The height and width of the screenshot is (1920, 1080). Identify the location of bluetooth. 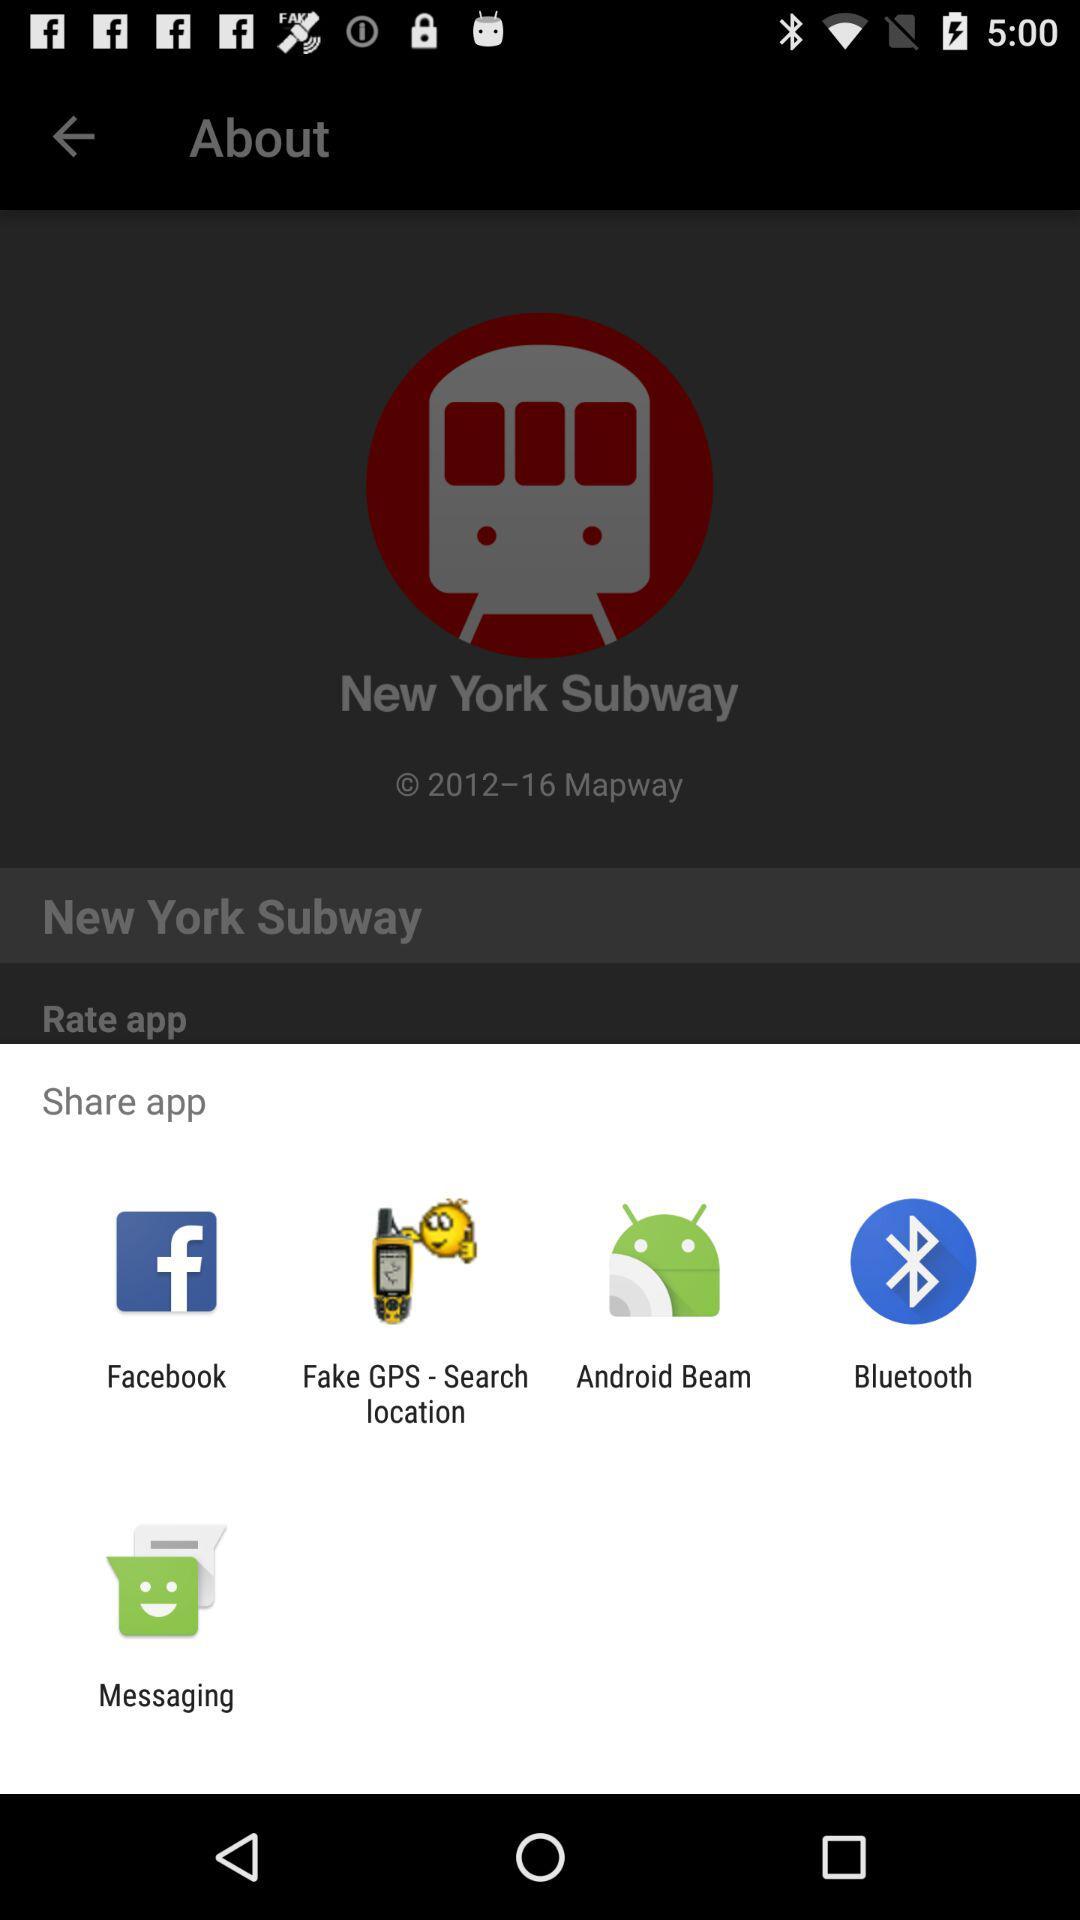
(913, 1392).